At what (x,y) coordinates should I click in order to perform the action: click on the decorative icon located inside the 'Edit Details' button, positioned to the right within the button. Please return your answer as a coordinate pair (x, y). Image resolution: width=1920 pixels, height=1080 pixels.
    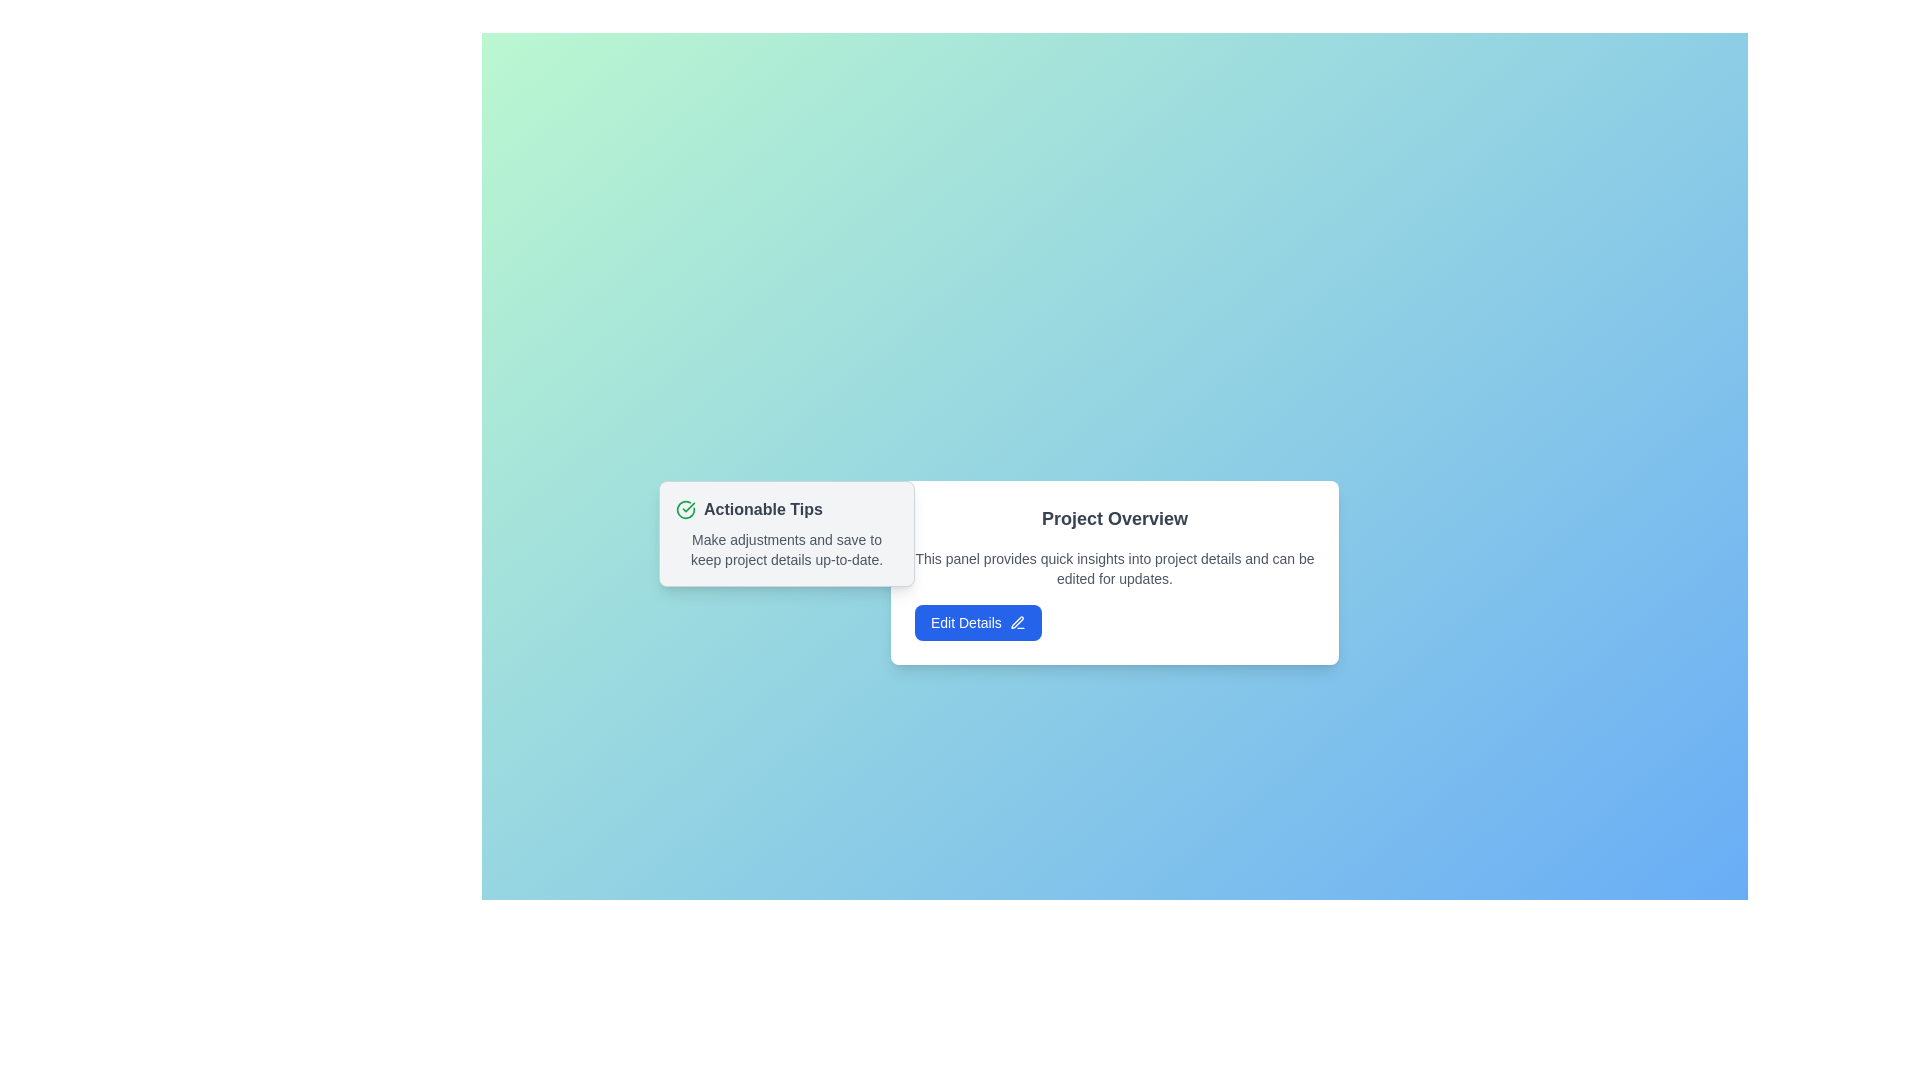
    Looking at the image, I should click on (1017, 621).